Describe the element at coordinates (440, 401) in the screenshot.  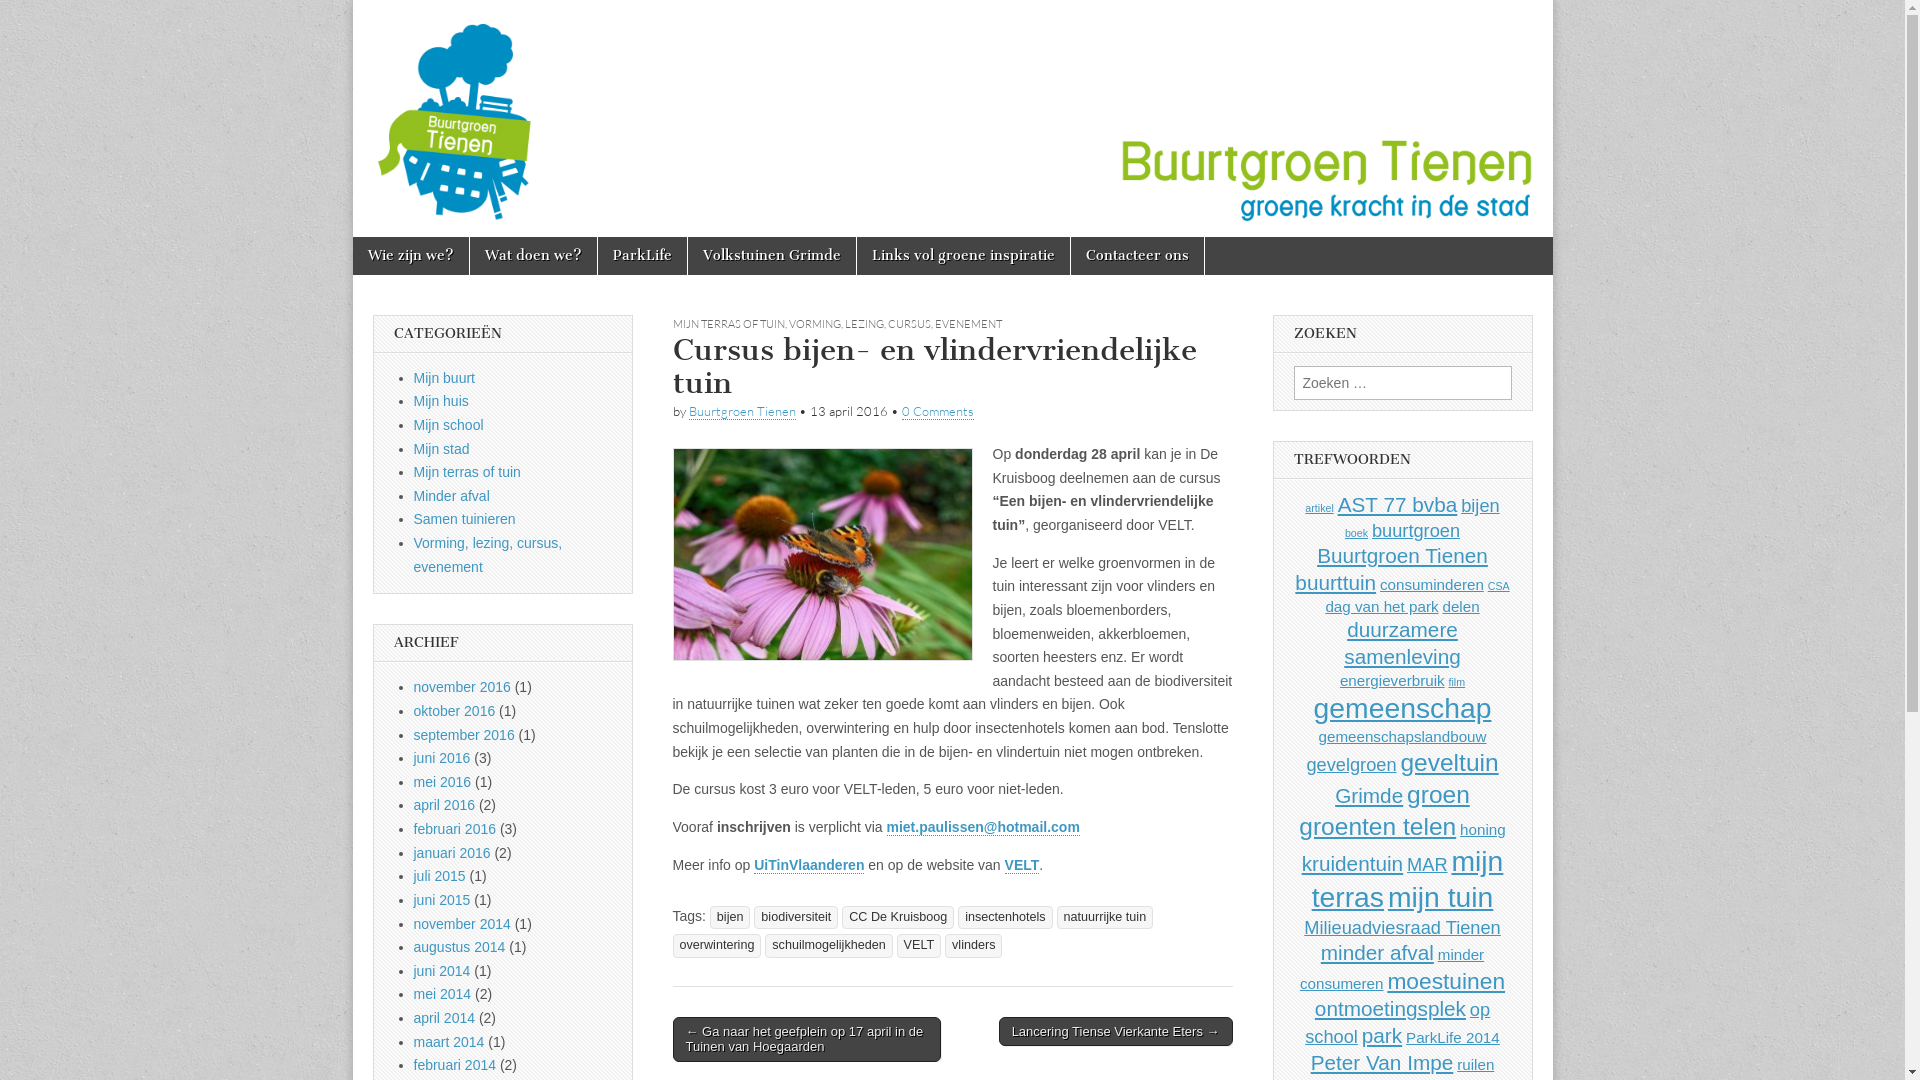
I see `'Mijn huis'` at that location.